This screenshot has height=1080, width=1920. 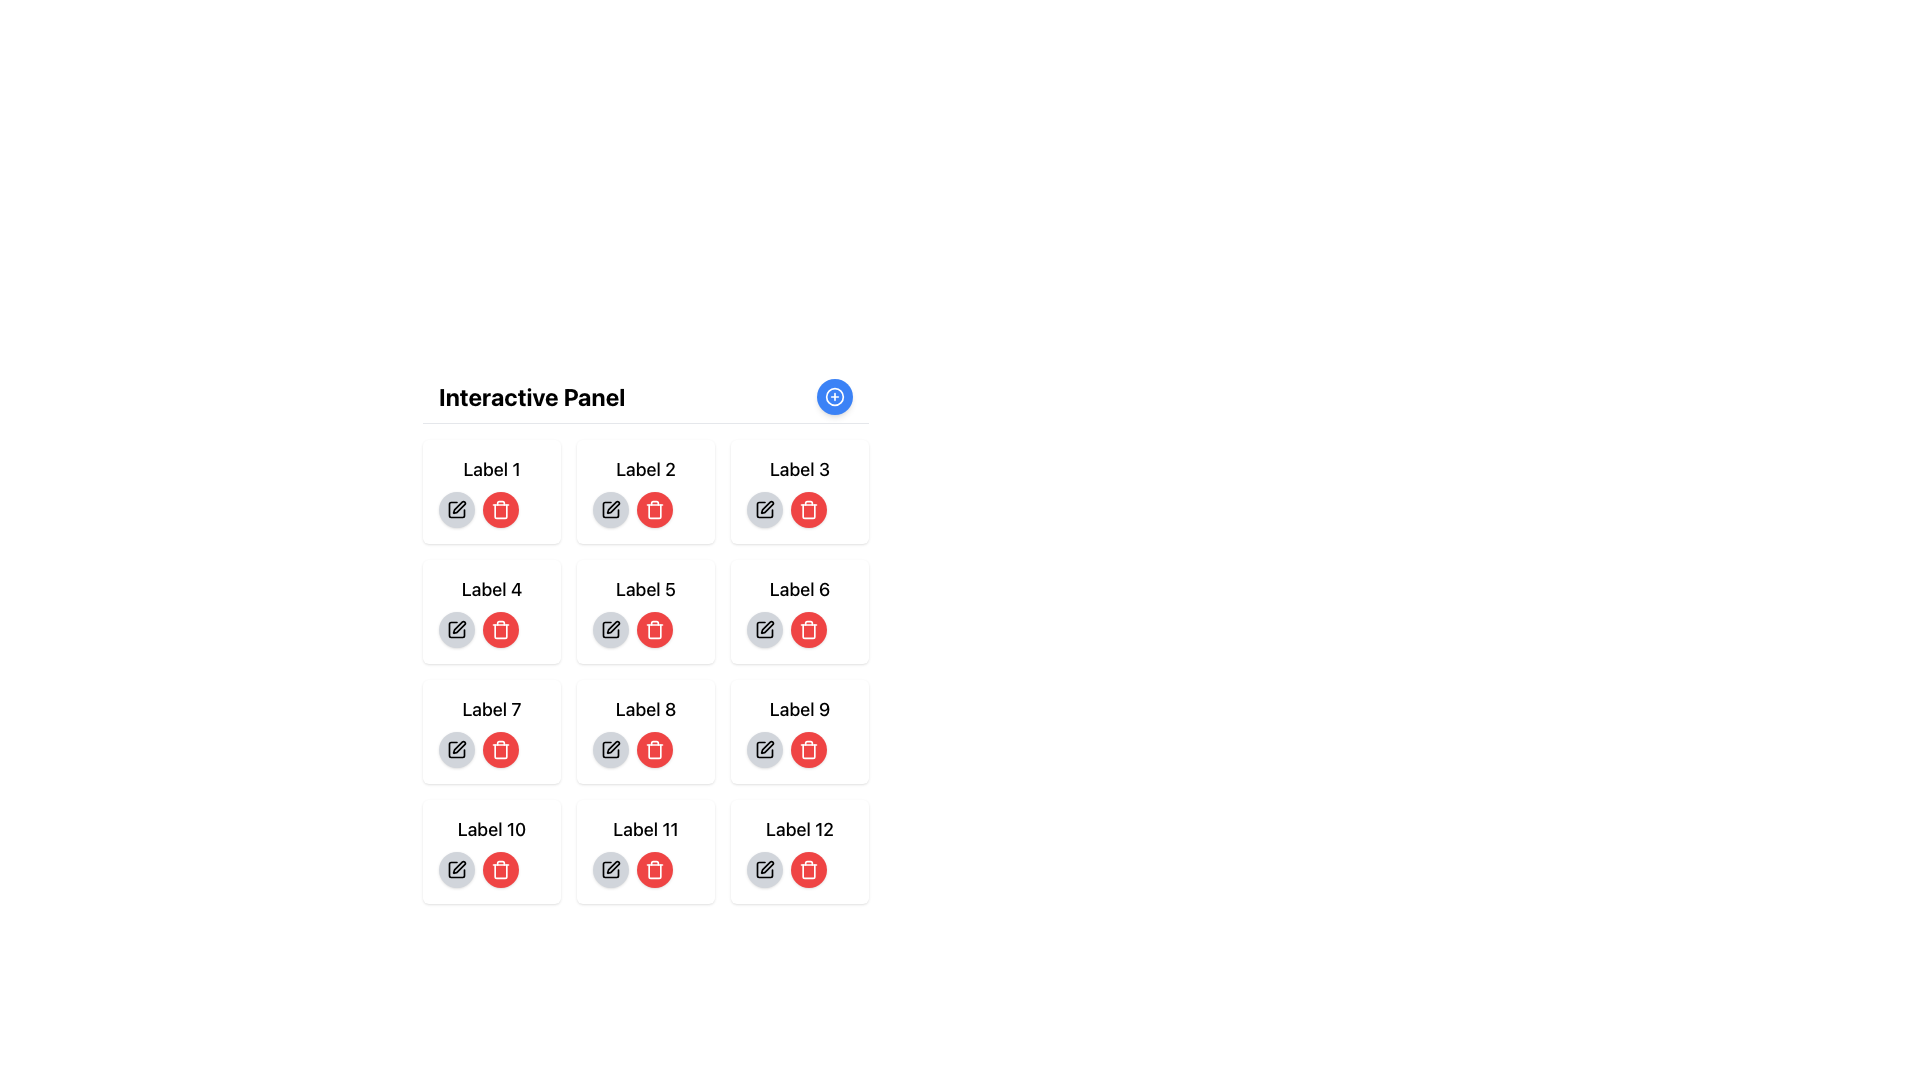 I want to click on the button in the sixth cell of the grid layout under 'Interactive Panel', so click(x=763, y=628).